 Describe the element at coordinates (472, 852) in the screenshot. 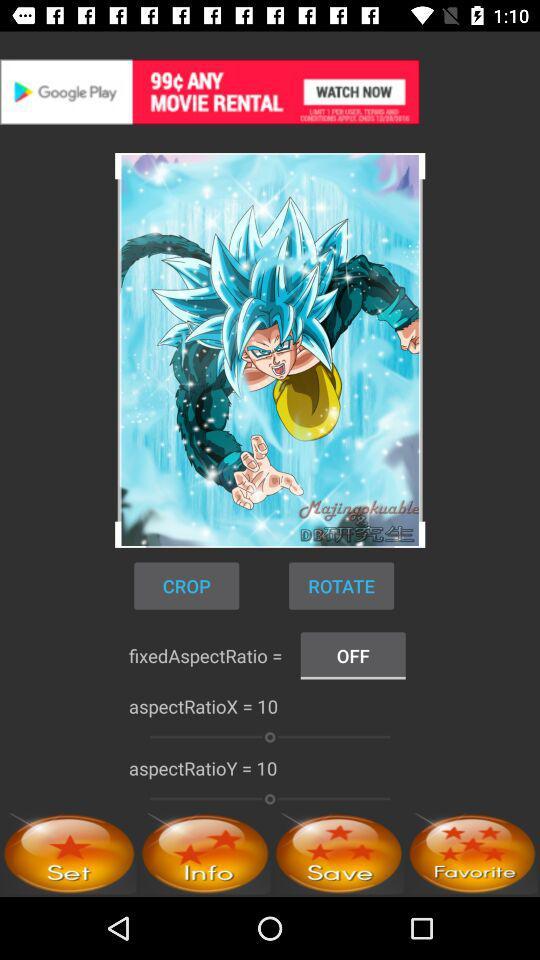

I see `rating` at that location.